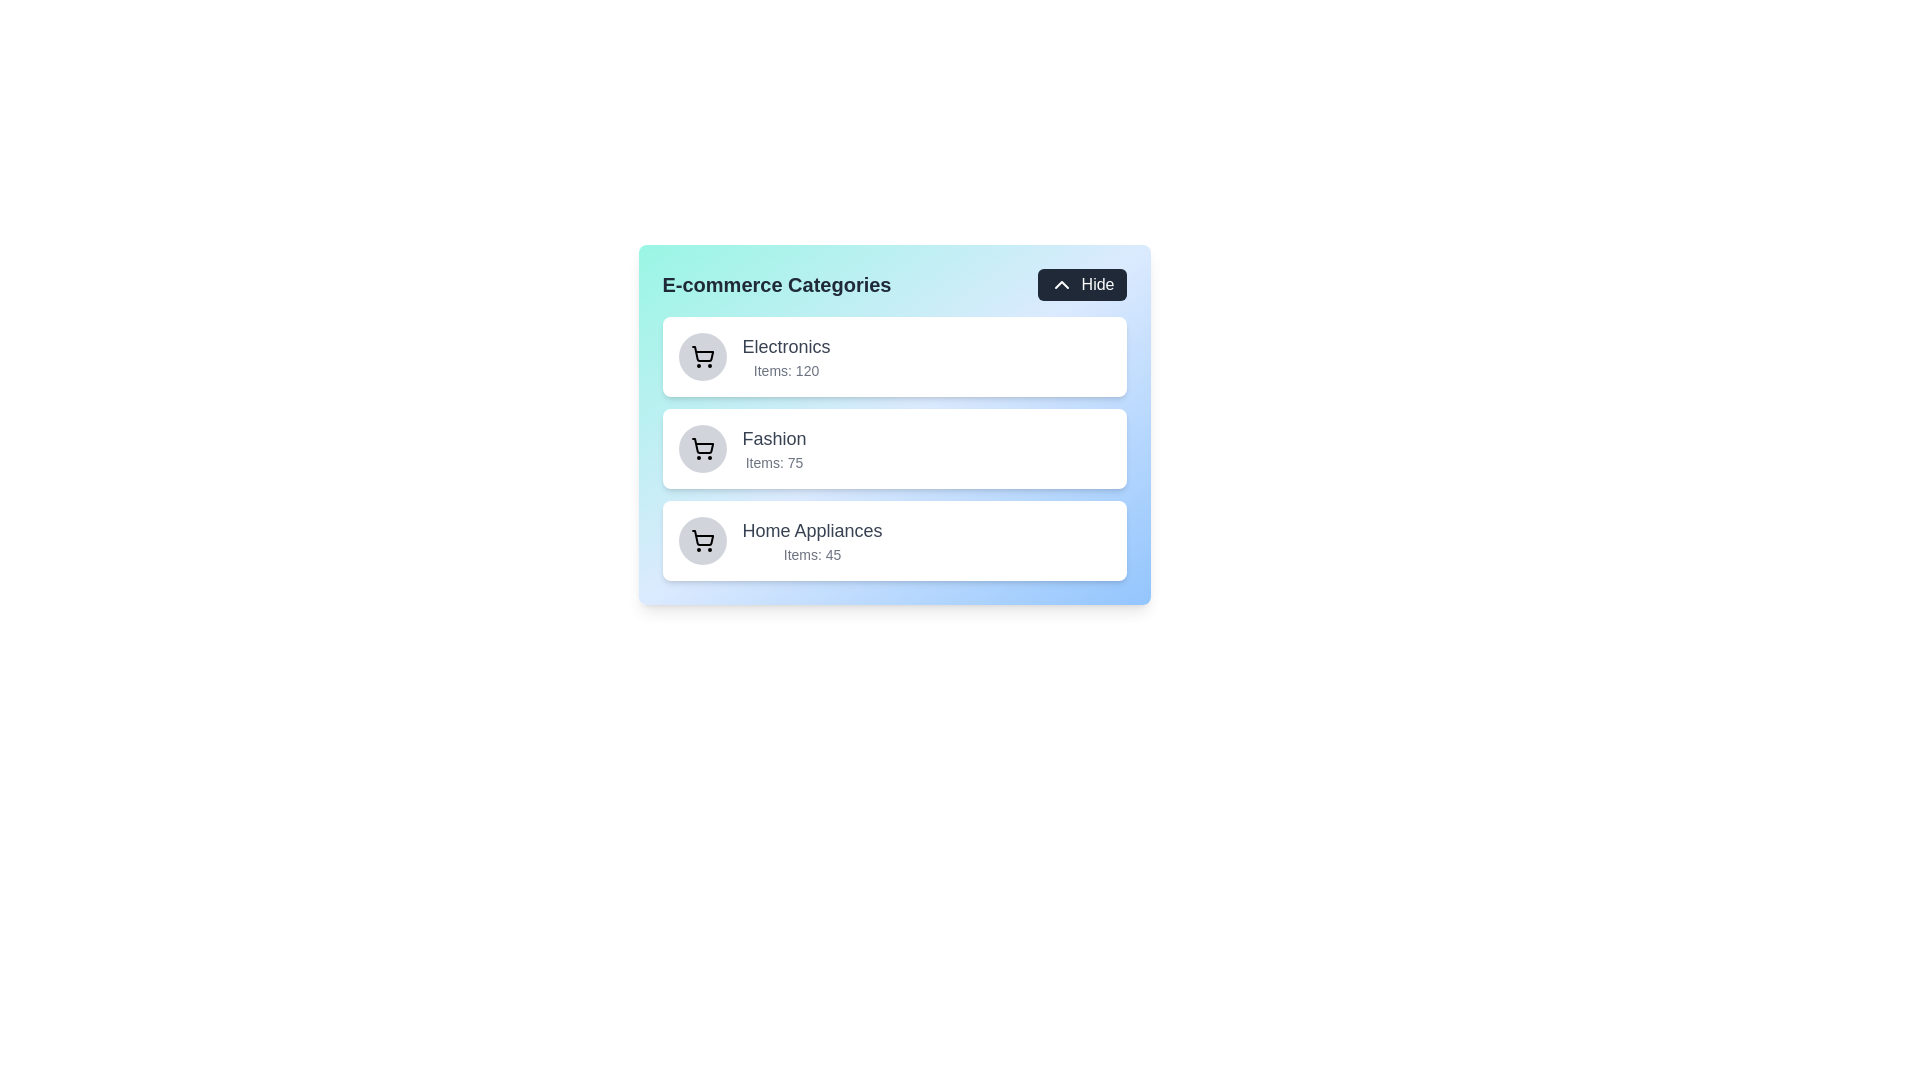 This screenshot has width=1920, height=1080. Describe the element at coordinates (1080, 285) in the screenshot. I see `the 'Hide' button to toggle the menu visibility` at that location.